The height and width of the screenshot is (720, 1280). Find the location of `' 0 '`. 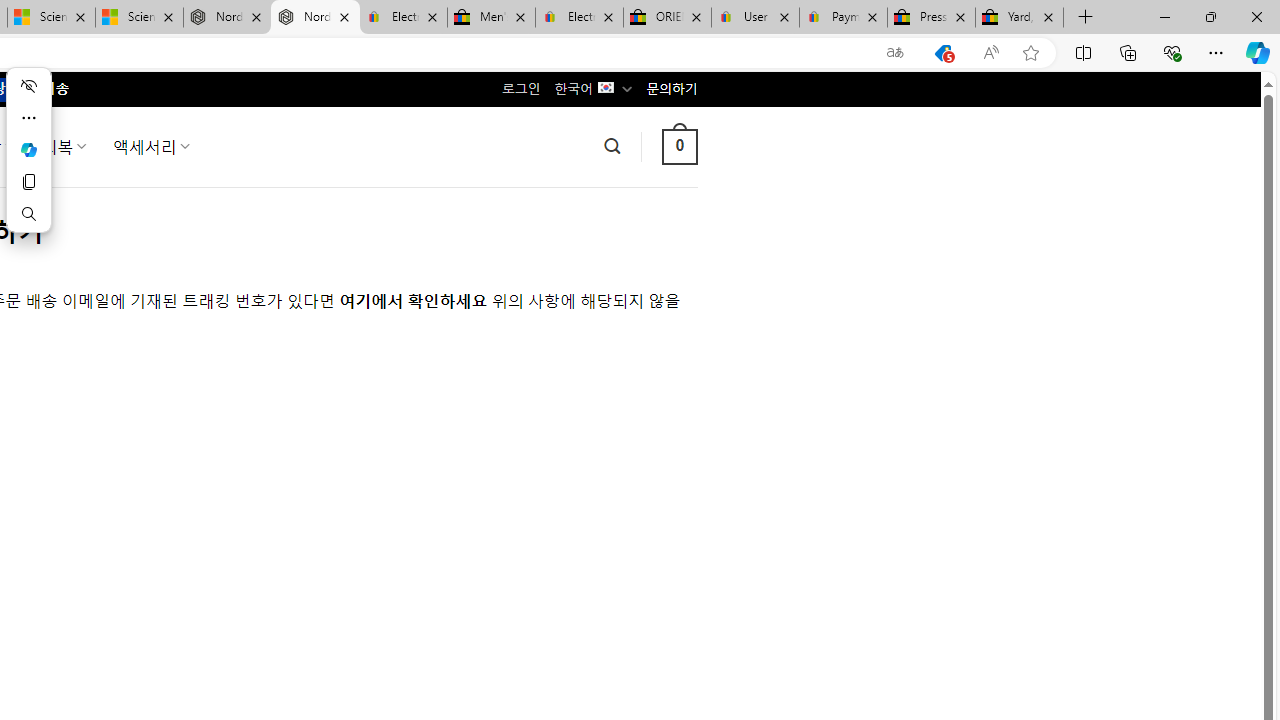

' 0 ' is located at coordinates (679, 145).